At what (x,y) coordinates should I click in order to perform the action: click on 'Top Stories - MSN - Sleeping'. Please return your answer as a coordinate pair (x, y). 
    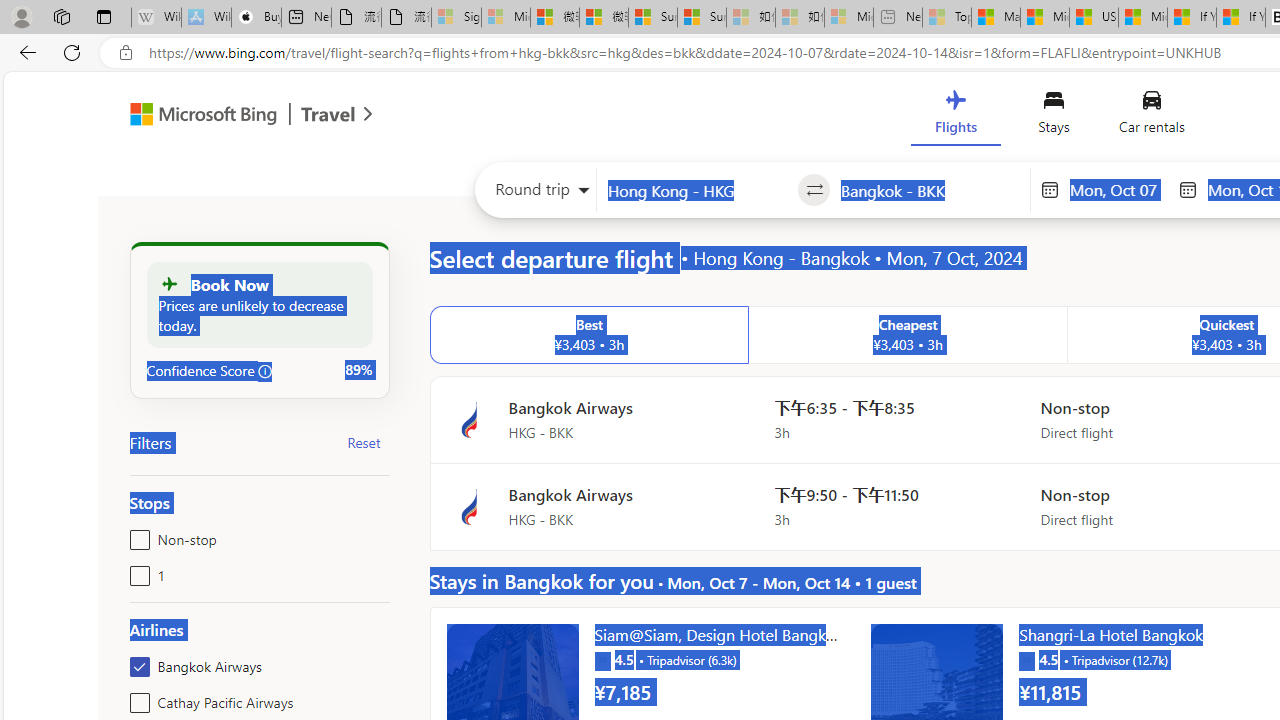
    Looking at the image, I should click on (946, 17).